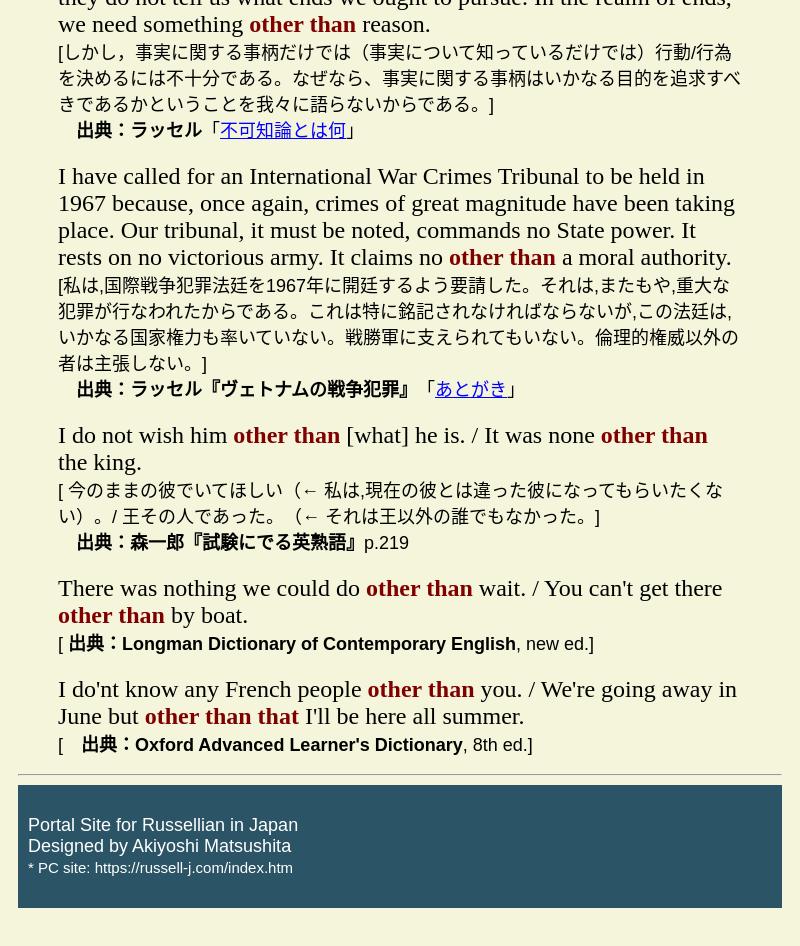 The width and height of the screenshot is (800, 946). Describe the element at coordinates (398, 78) in the screenshot. I see `'[しかし，事実に関する事柄だけでは（事実について知っているだけでは）行動/行為を決めるには不十分である。なぜなら、事実に関する事柄はいかなる目的を追求すべきであるかということを我々に語らないからである。]'` at that location.